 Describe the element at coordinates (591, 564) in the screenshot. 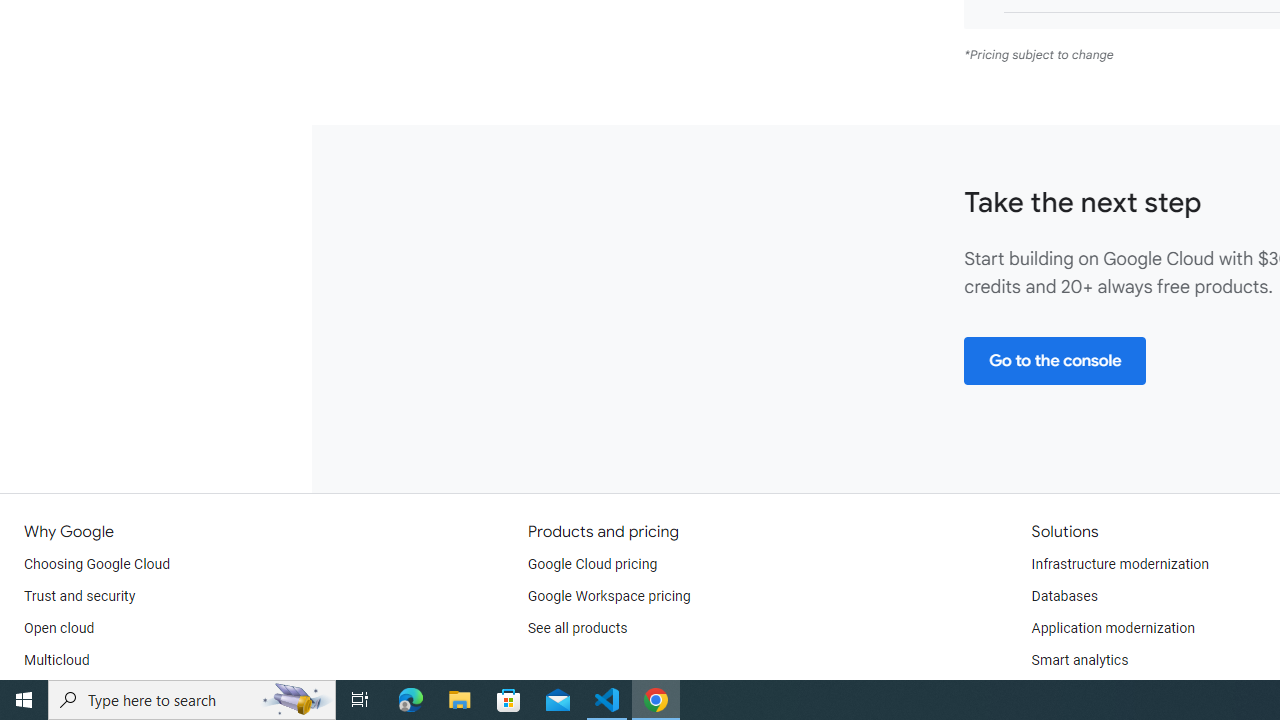

I see `'Google Cloud pricing'` at that location.